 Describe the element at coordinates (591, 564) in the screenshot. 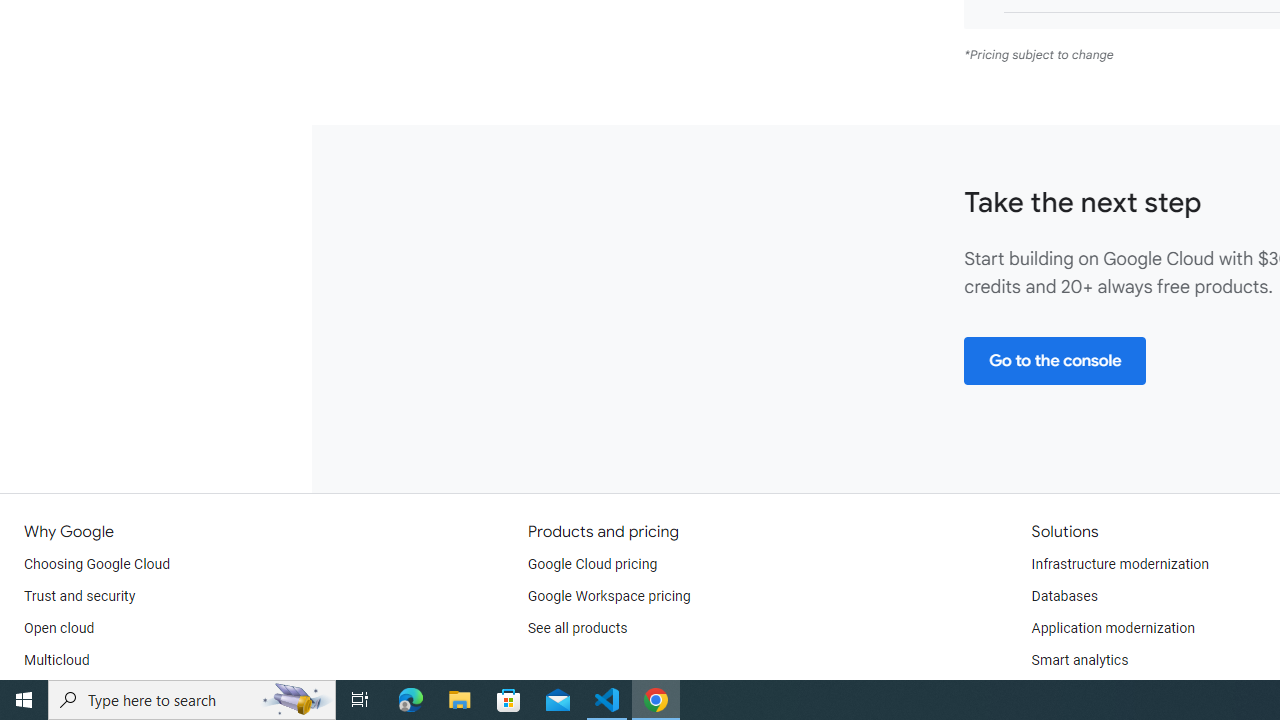

I see `'Google Cloud pricing'` at that location.